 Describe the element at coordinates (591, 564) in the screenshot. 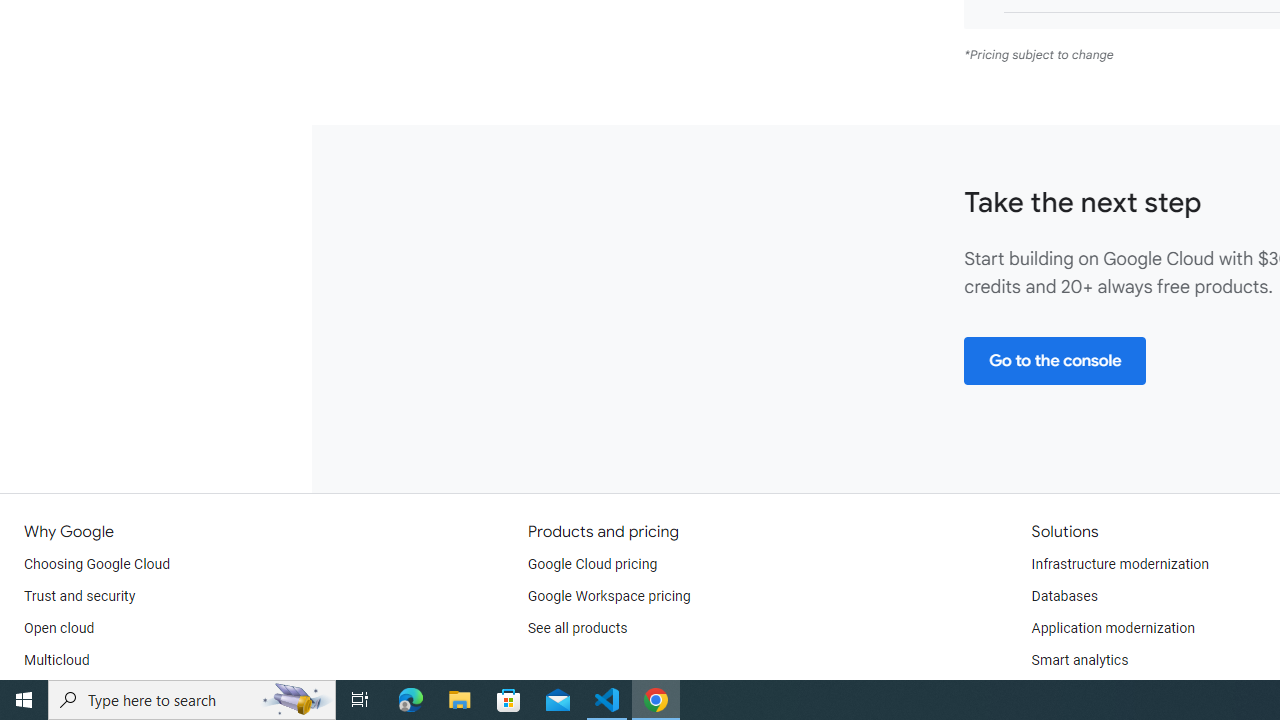

I see `'Google Cloud pricing'` at that location.